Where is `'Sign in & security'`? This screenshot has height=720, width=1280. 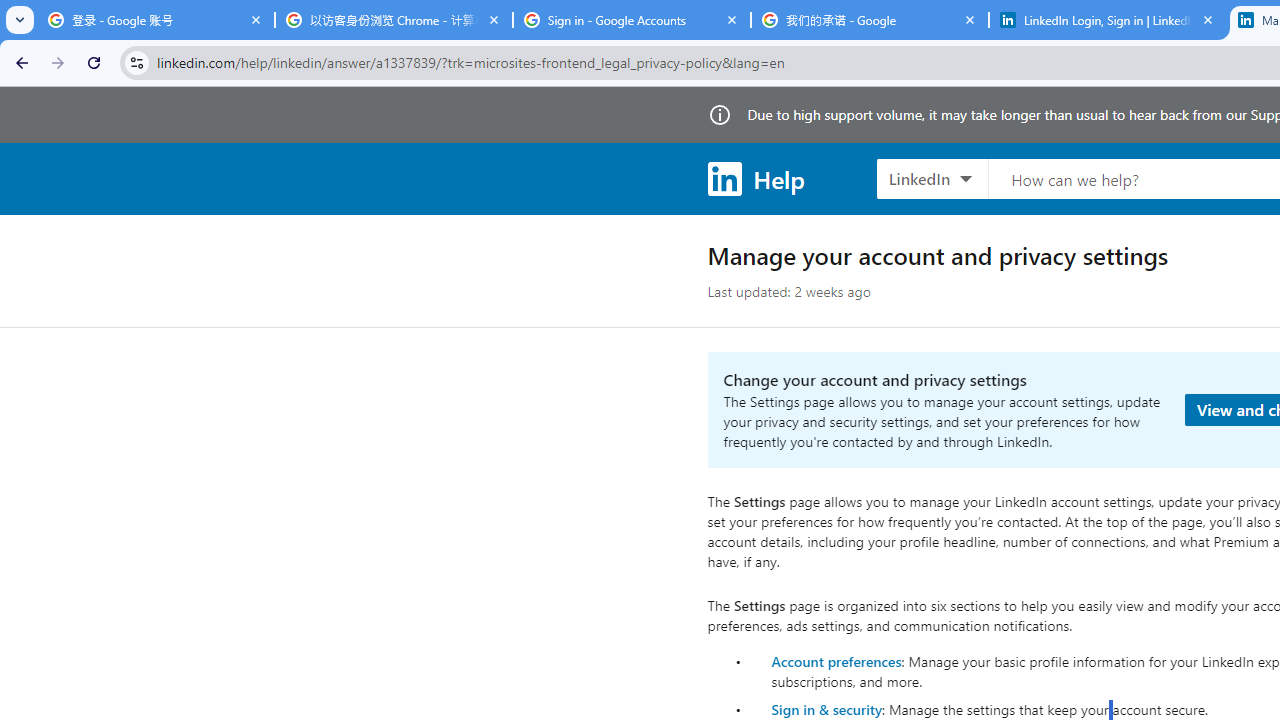
'Sign in & security' is located at coordinates (826, 708).